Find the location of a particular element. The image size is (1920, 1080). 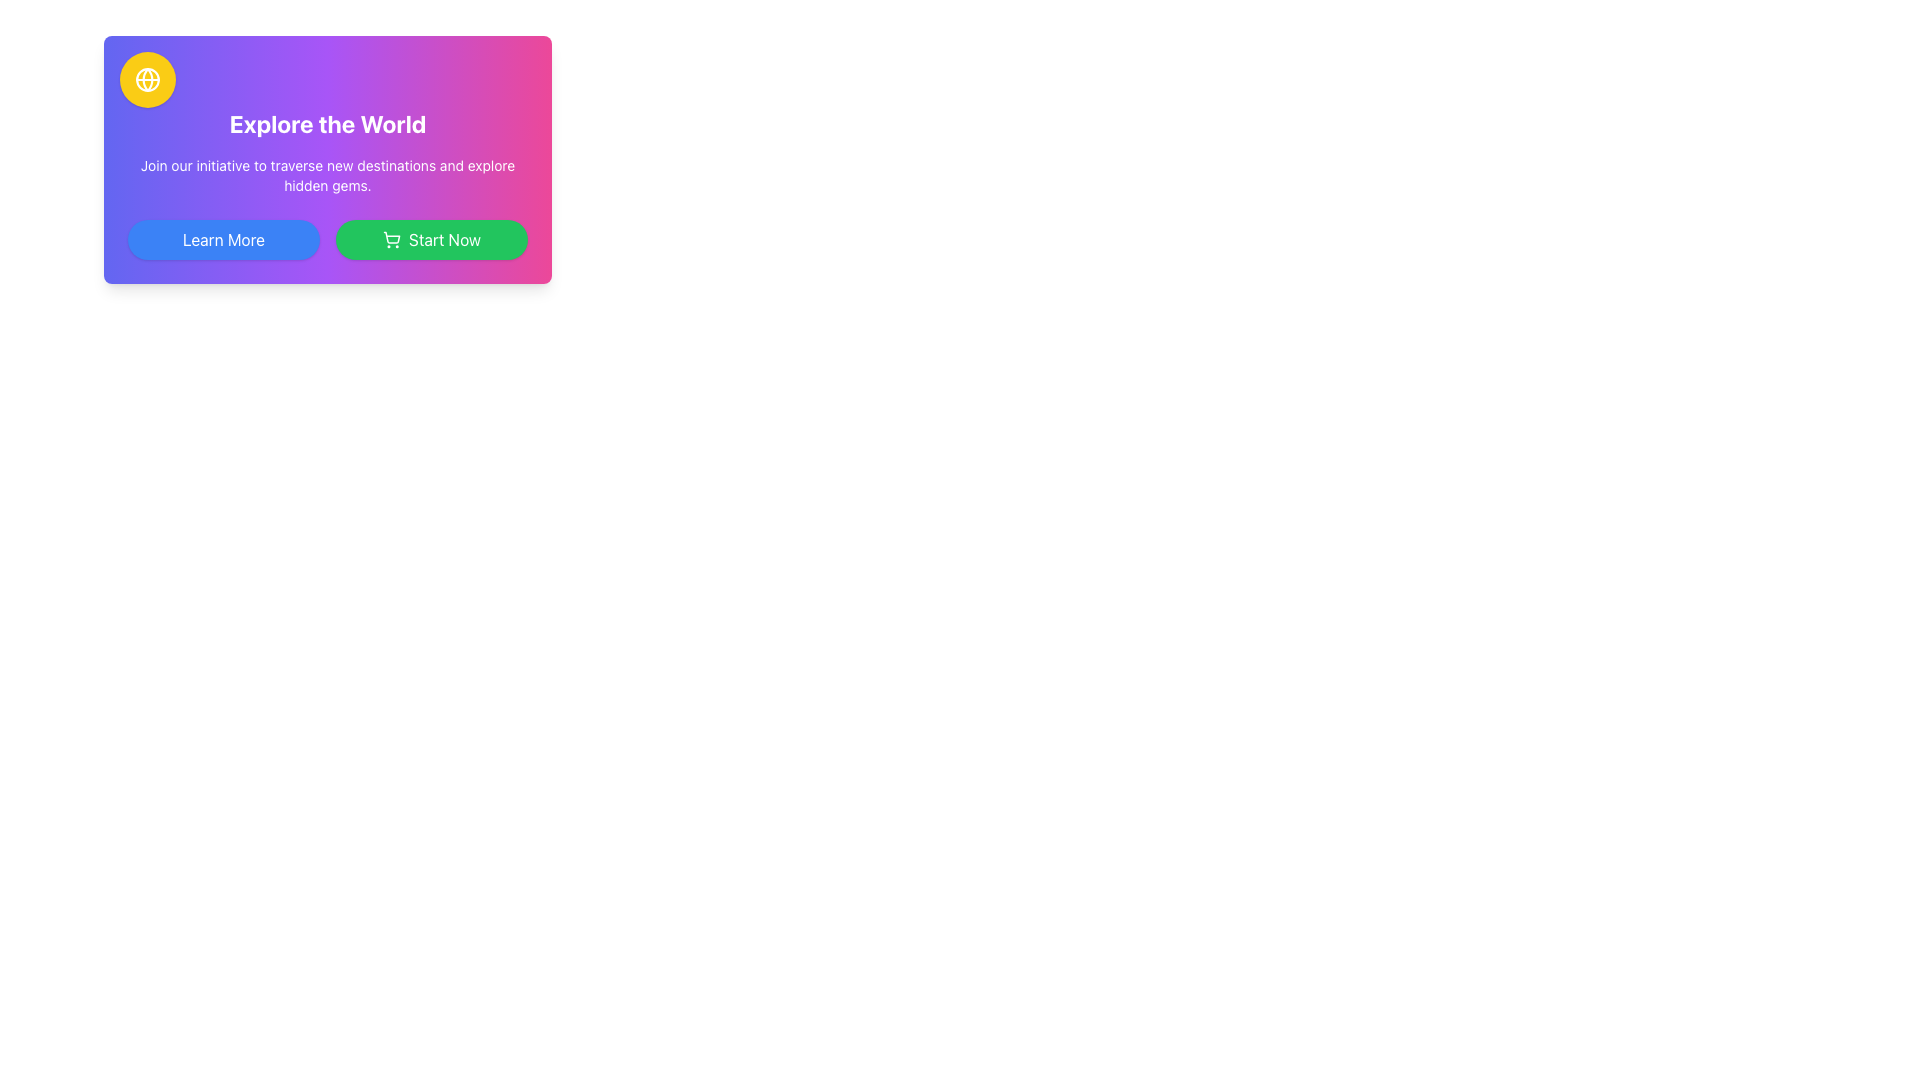

the bold, white, center-aligned headline 'Explore the World' in the Informational Section with Buttons for possible actions is located at coordinates (327, 158).